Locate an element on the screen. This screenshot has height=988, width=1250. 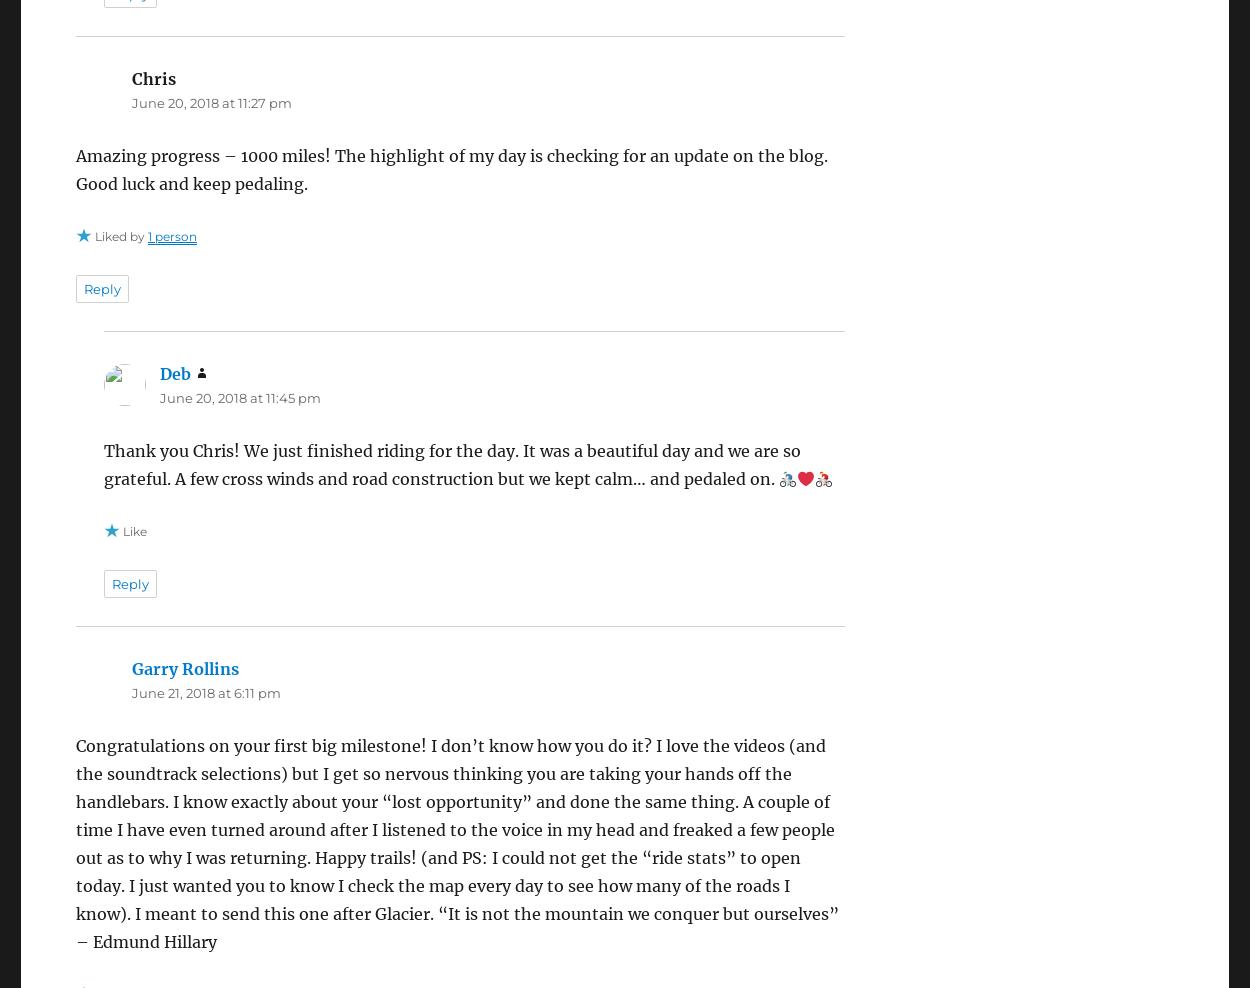
'June 20, 2018 at 11:27 pm' is located at coordinates (210, 101).